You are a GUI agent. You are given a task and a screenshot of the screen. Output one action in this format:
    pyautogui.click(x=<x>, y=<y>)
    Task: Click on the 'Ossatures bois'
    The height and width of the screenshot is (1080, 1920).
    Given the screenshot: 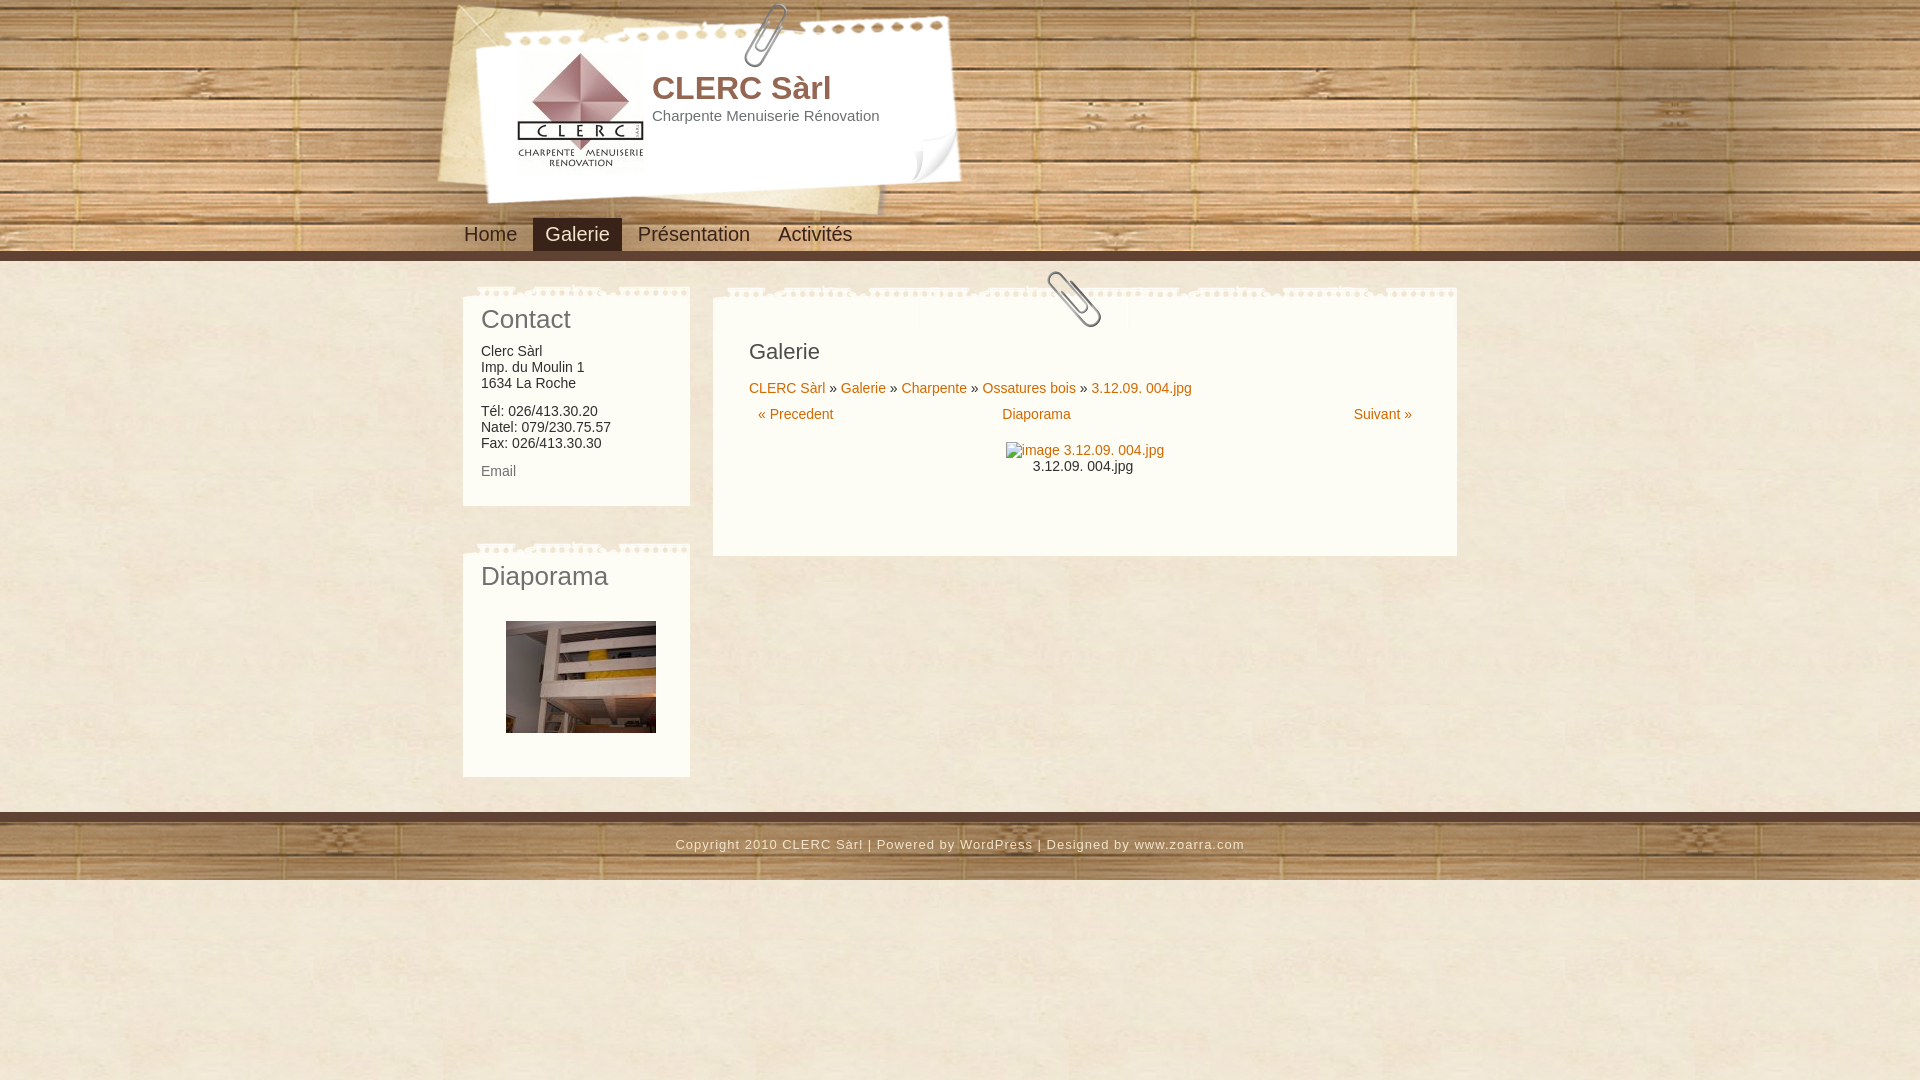 What is the action you would take?
    pyautogui.click(x=1029, y=388)
    